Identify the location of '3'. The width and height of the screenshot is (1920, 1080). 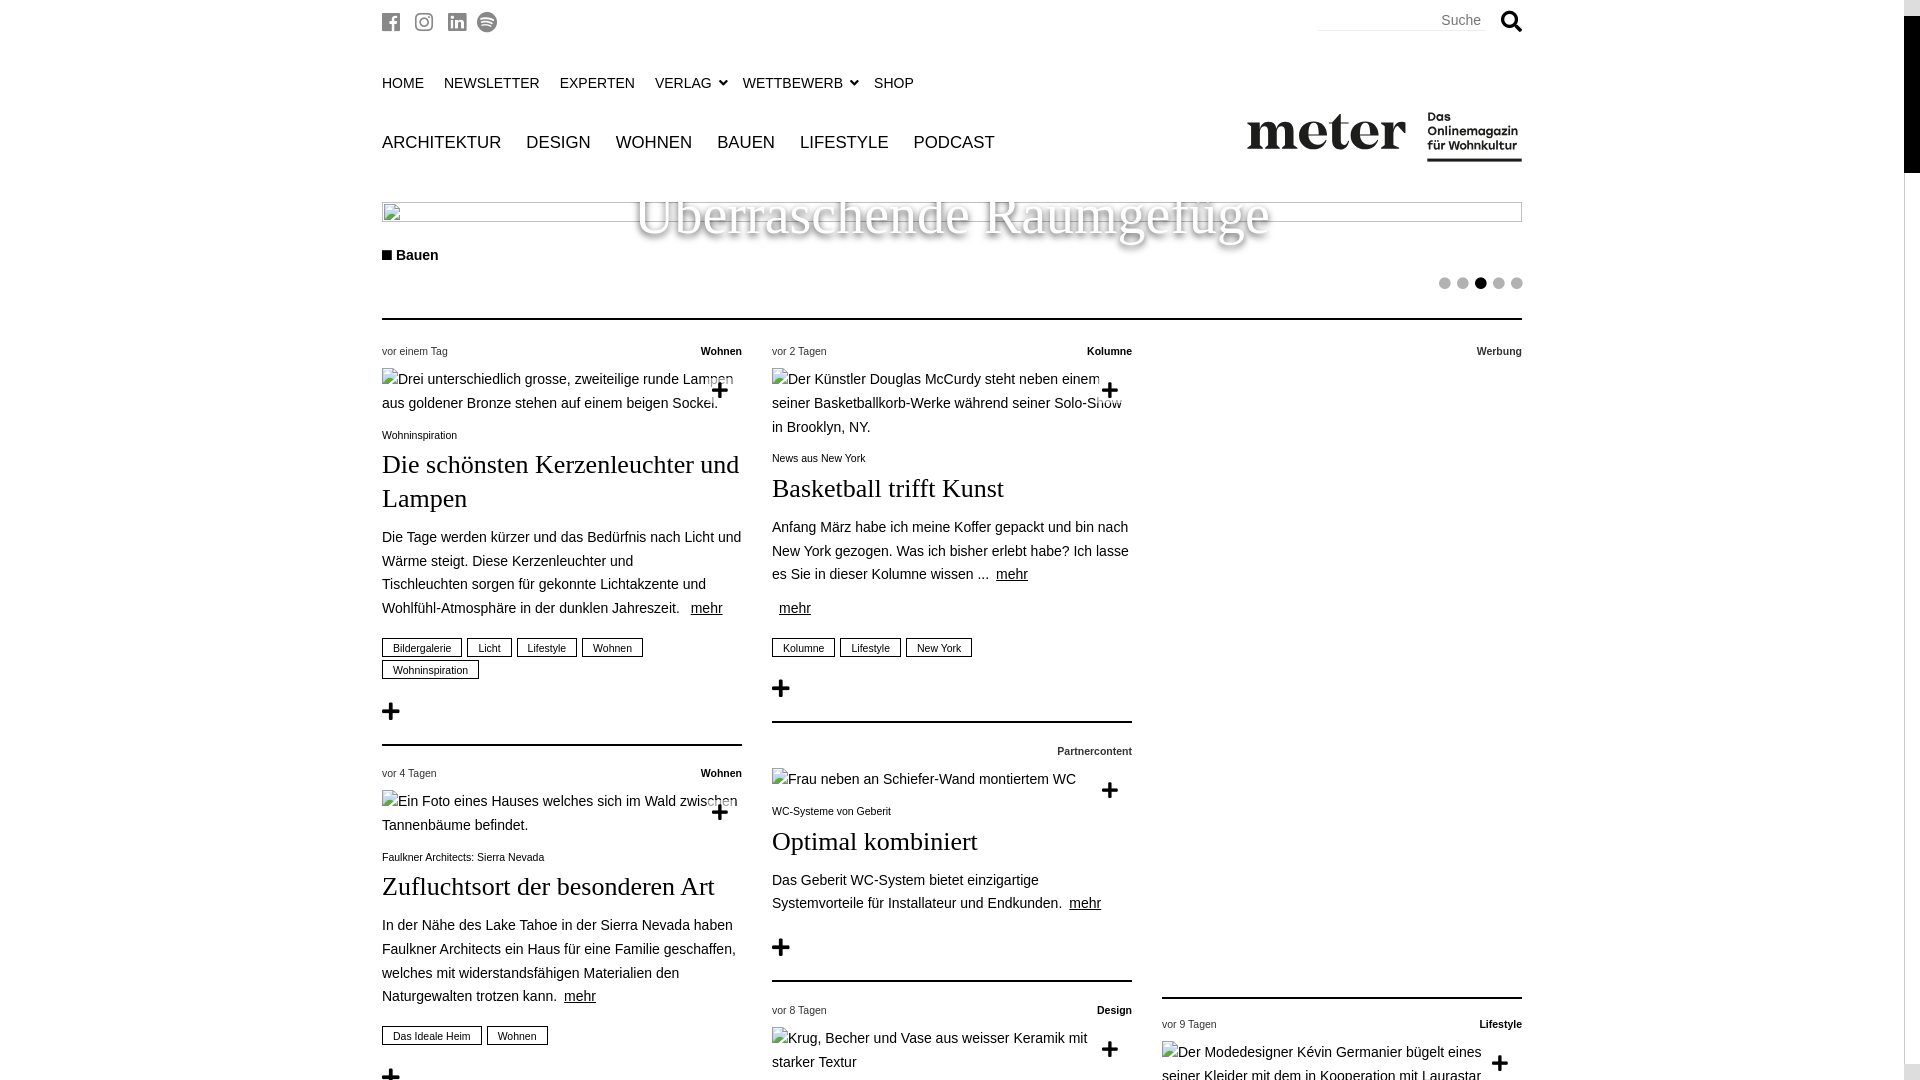
(1481, 288).